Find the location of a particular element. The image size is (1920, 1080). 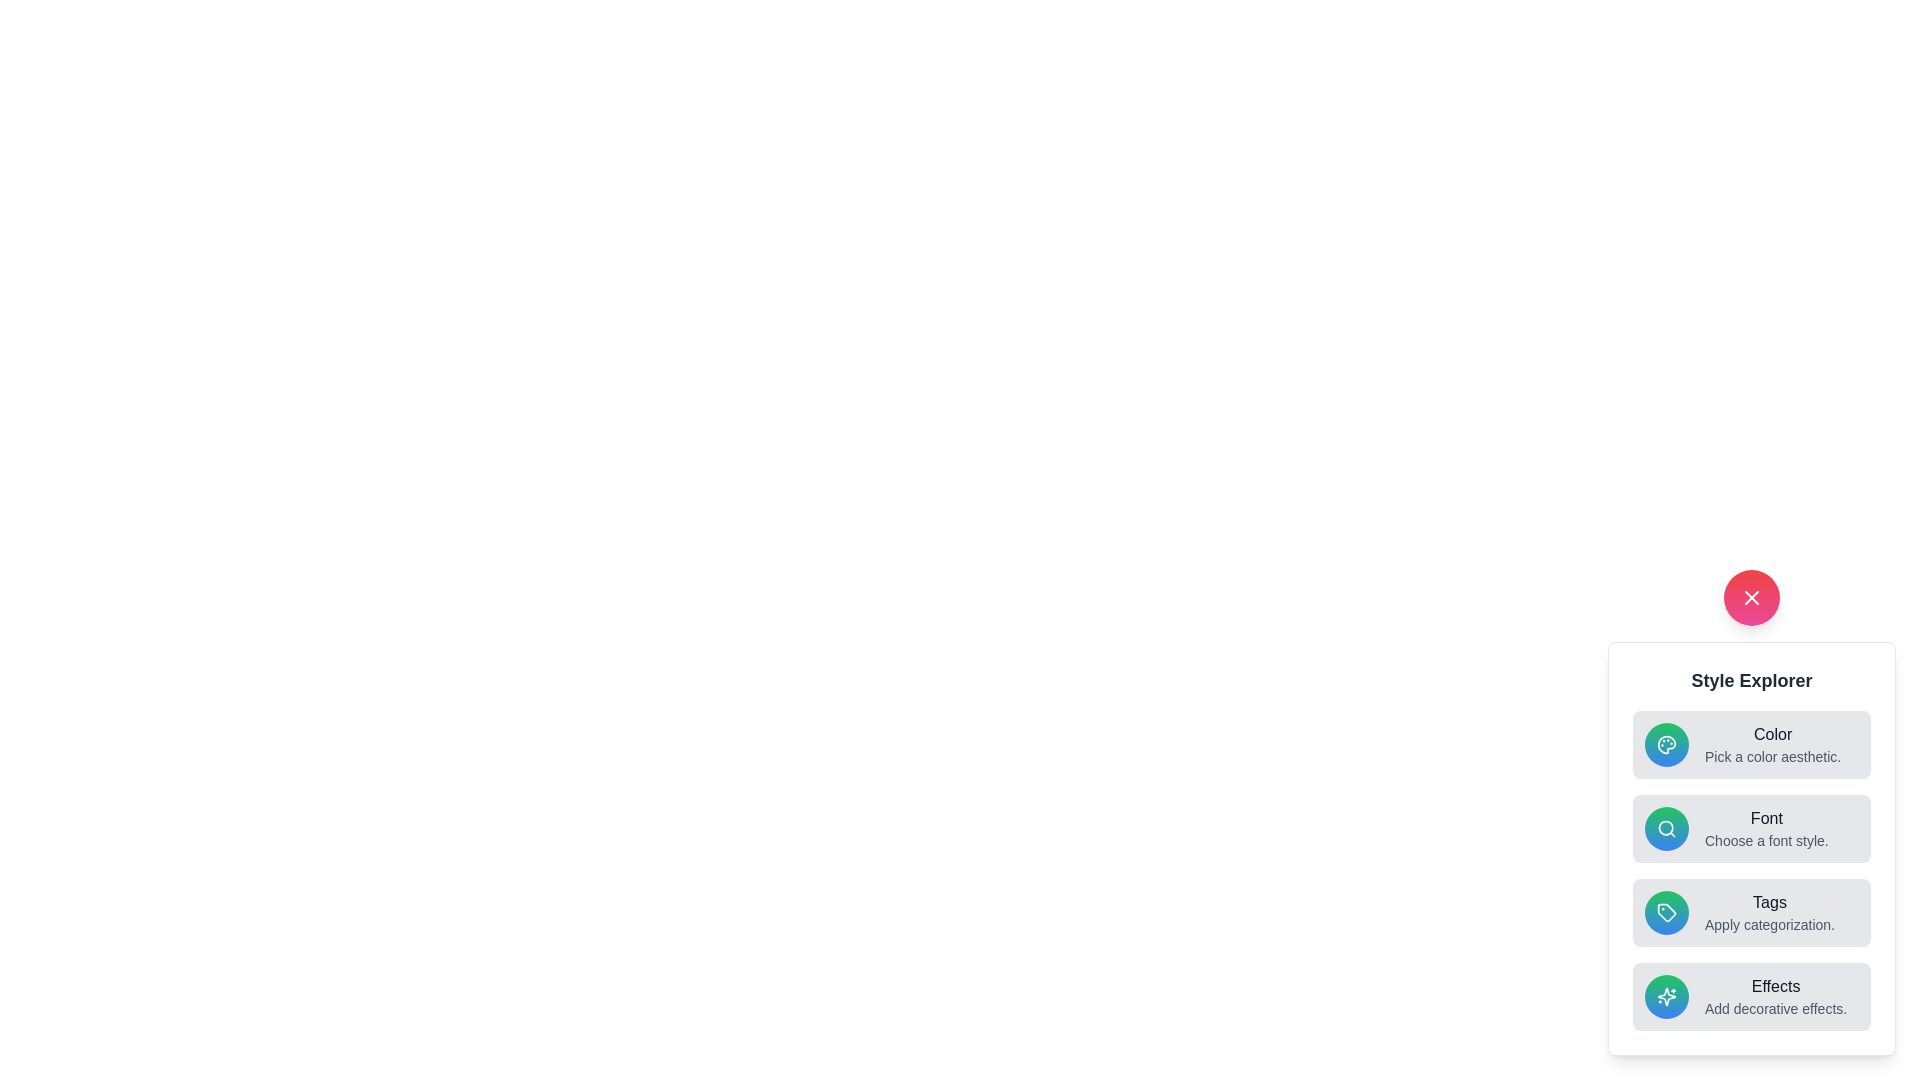

the style option labeled Effects to view its hover effect is located at coordinates (1751, 996).